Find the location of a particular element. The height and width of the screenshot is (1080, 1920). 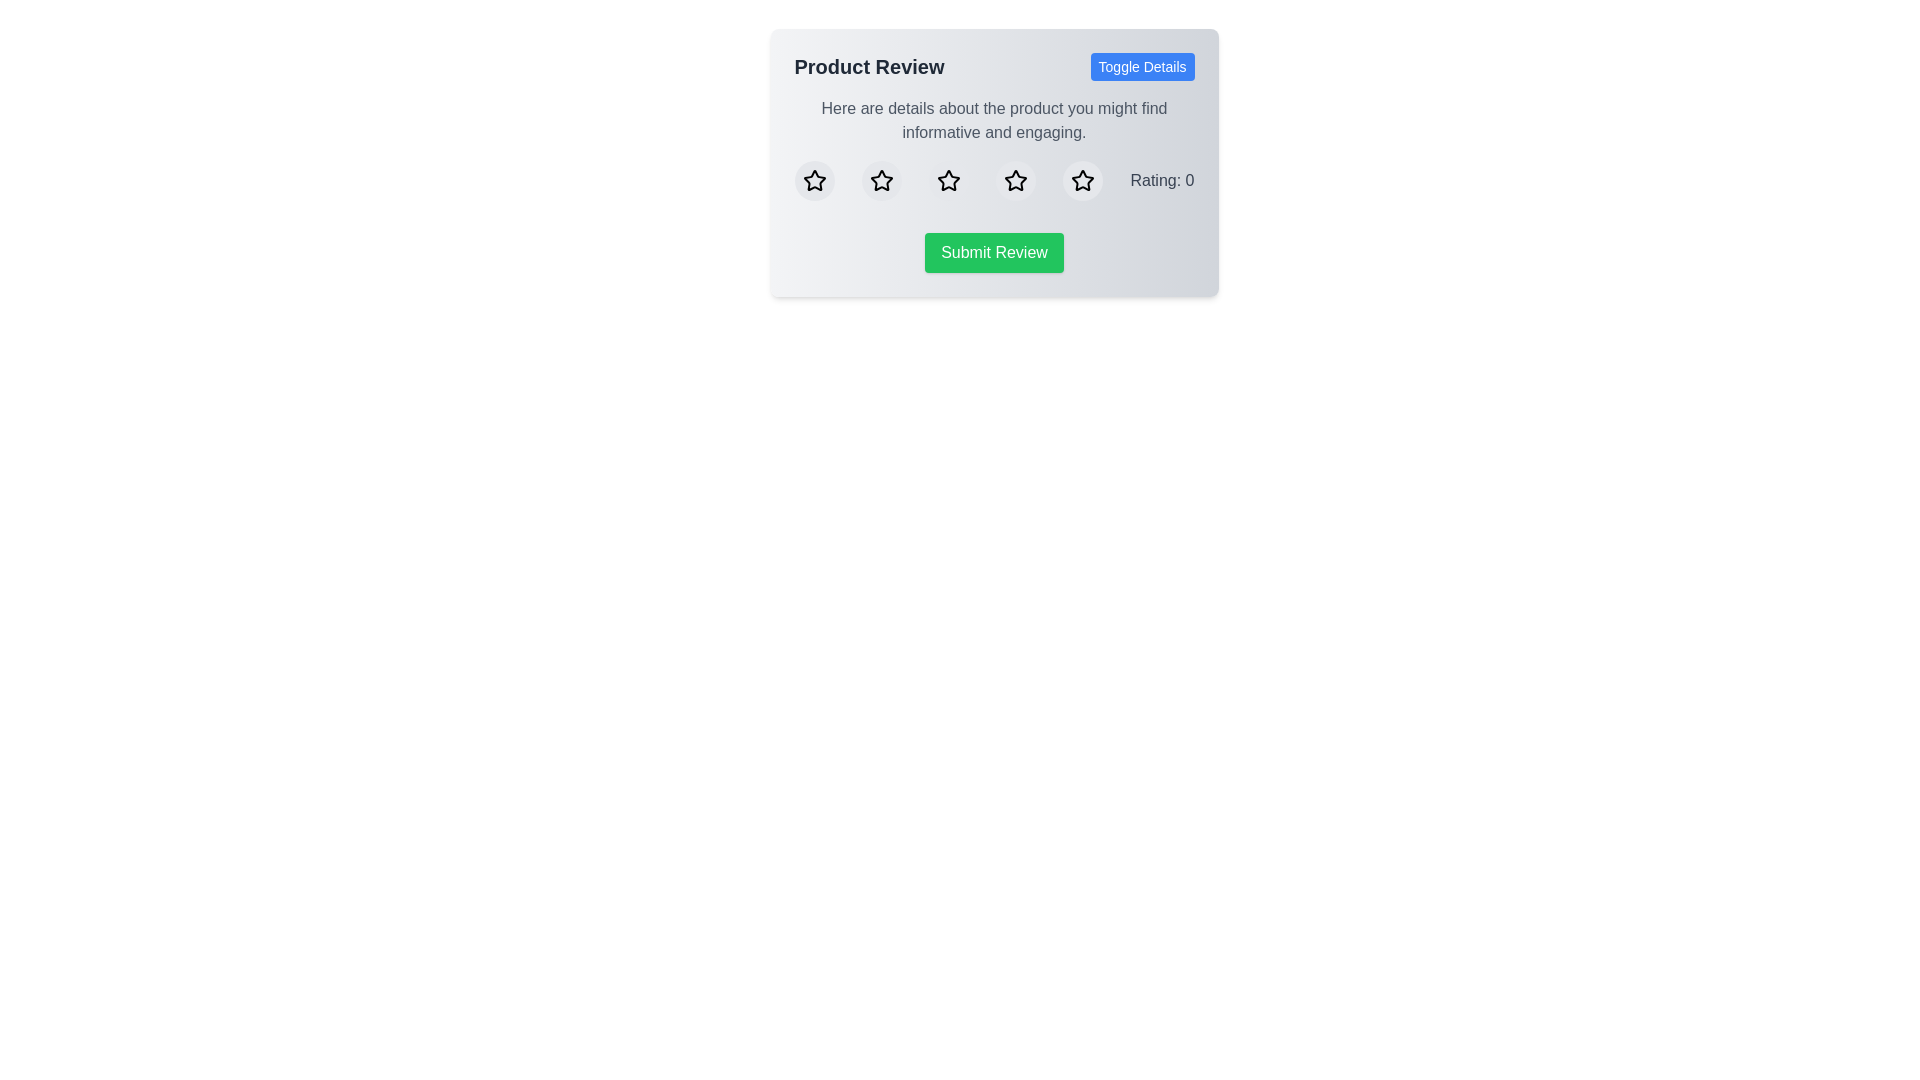

the 'Toggle Details' button to toggle the visibility of the additional details is located at coordinates (1142, 65).